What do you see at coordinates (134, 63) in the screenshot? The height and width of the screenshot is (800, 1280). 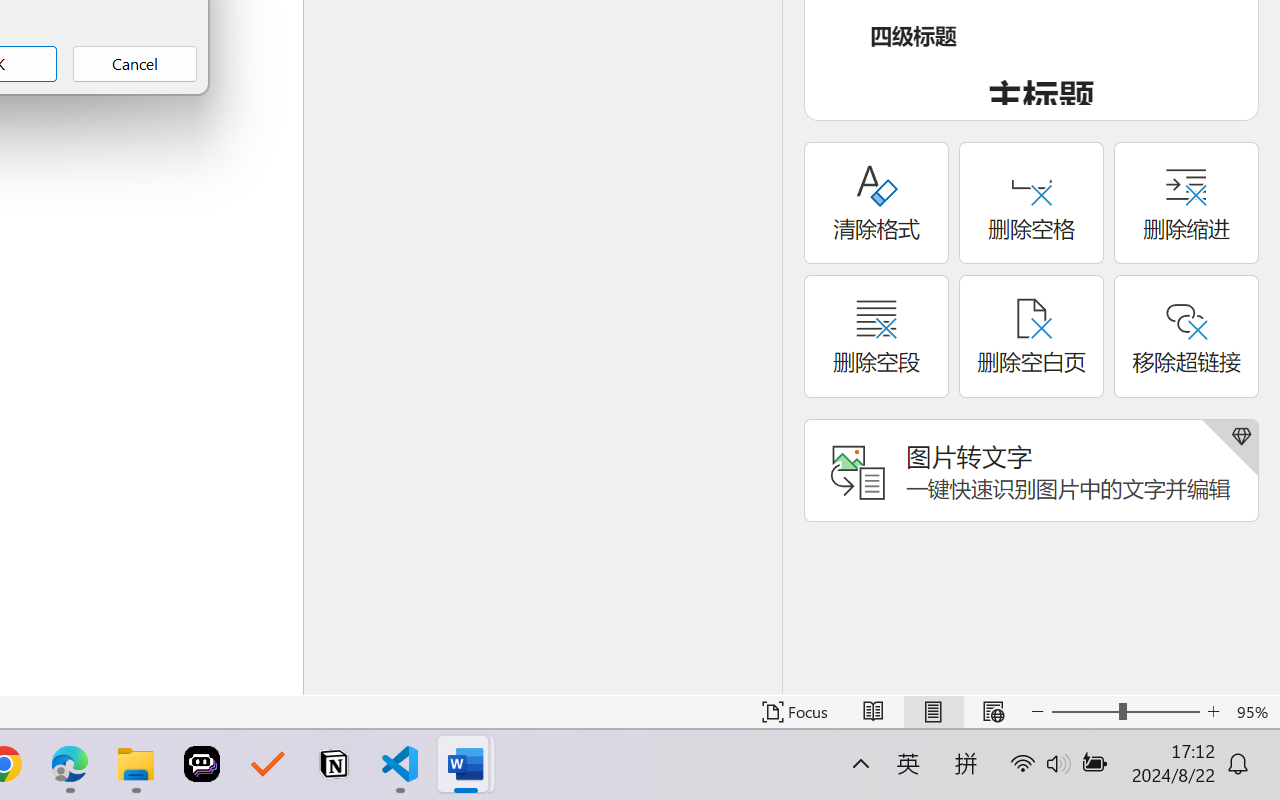 I see `'Cancel'` at bounding box center [134, 63].